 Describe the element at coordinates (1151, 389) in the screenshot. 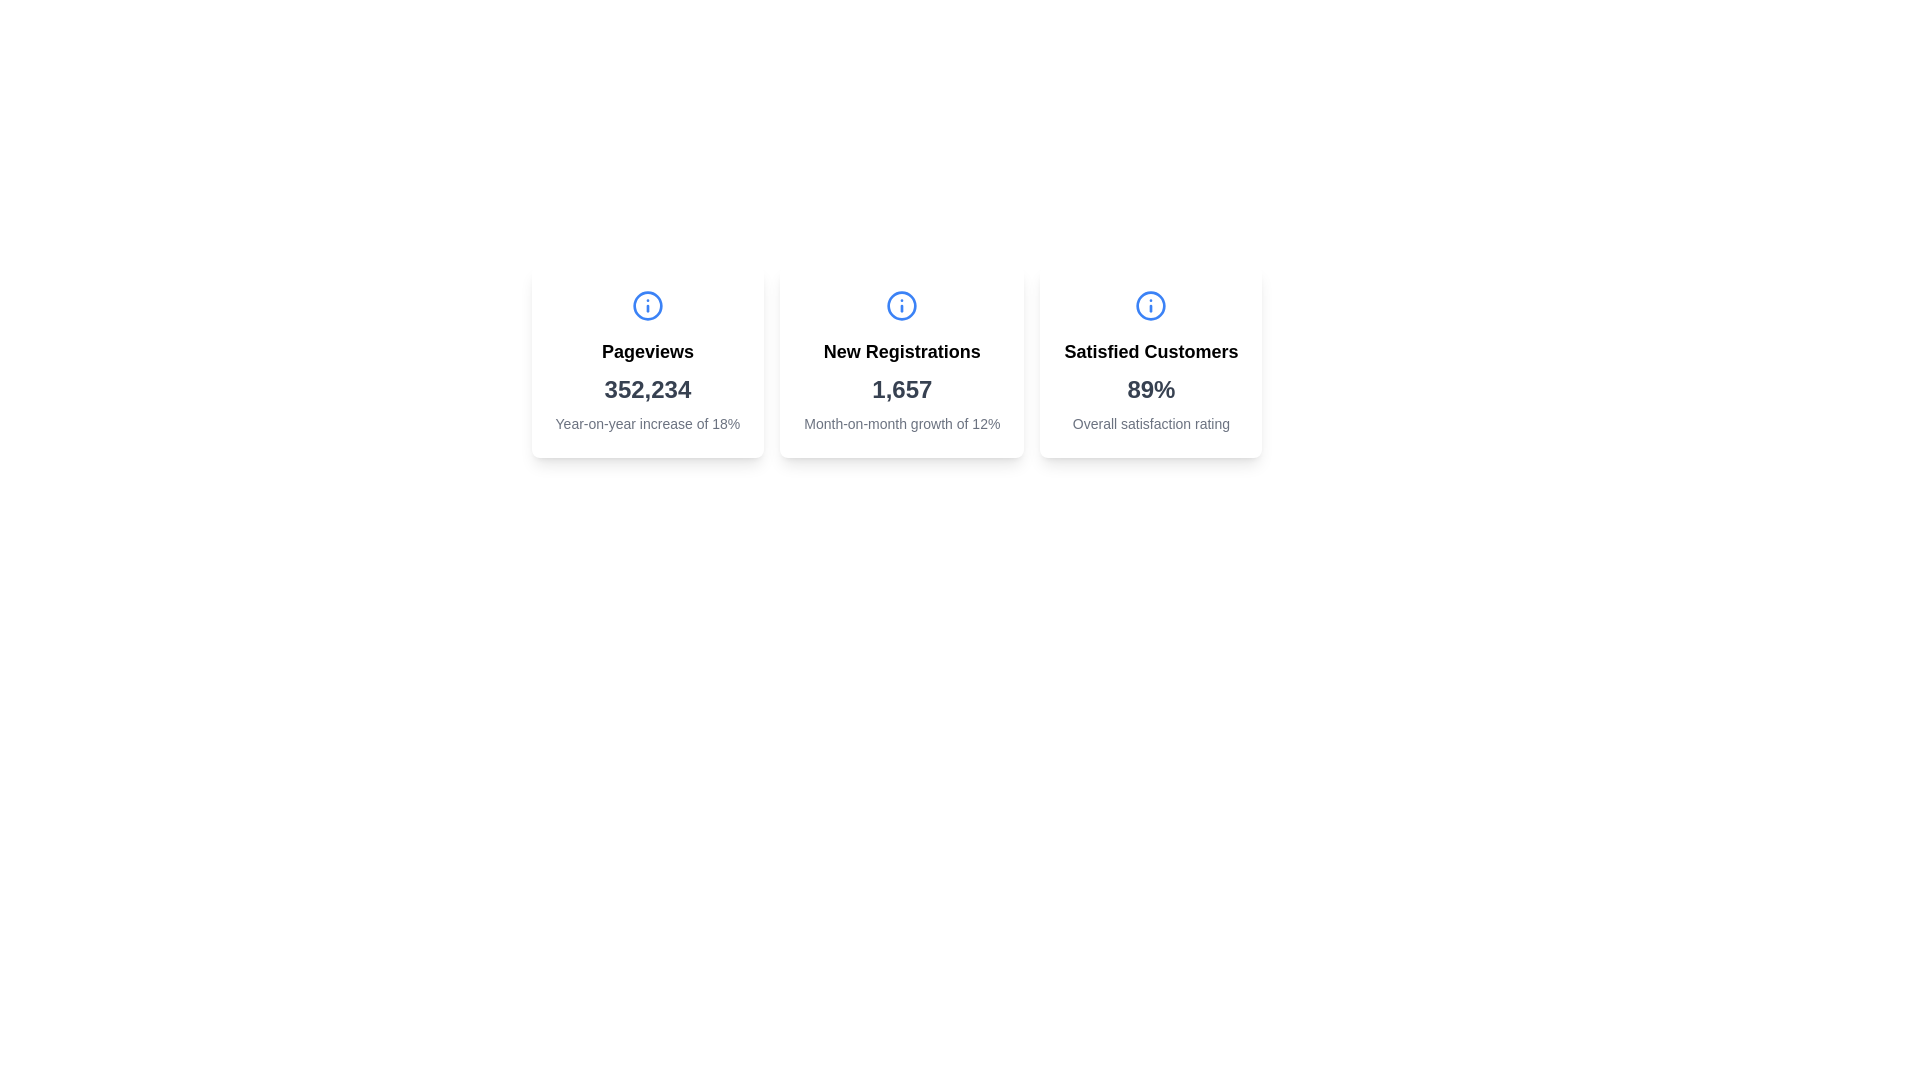

I see `the text block displaying '89%' in a bold and large font, which is styled in slightly dark gray on a white background, located beneath the 'Satisfied Customers' title in the third card of a horizontal row` at that location.